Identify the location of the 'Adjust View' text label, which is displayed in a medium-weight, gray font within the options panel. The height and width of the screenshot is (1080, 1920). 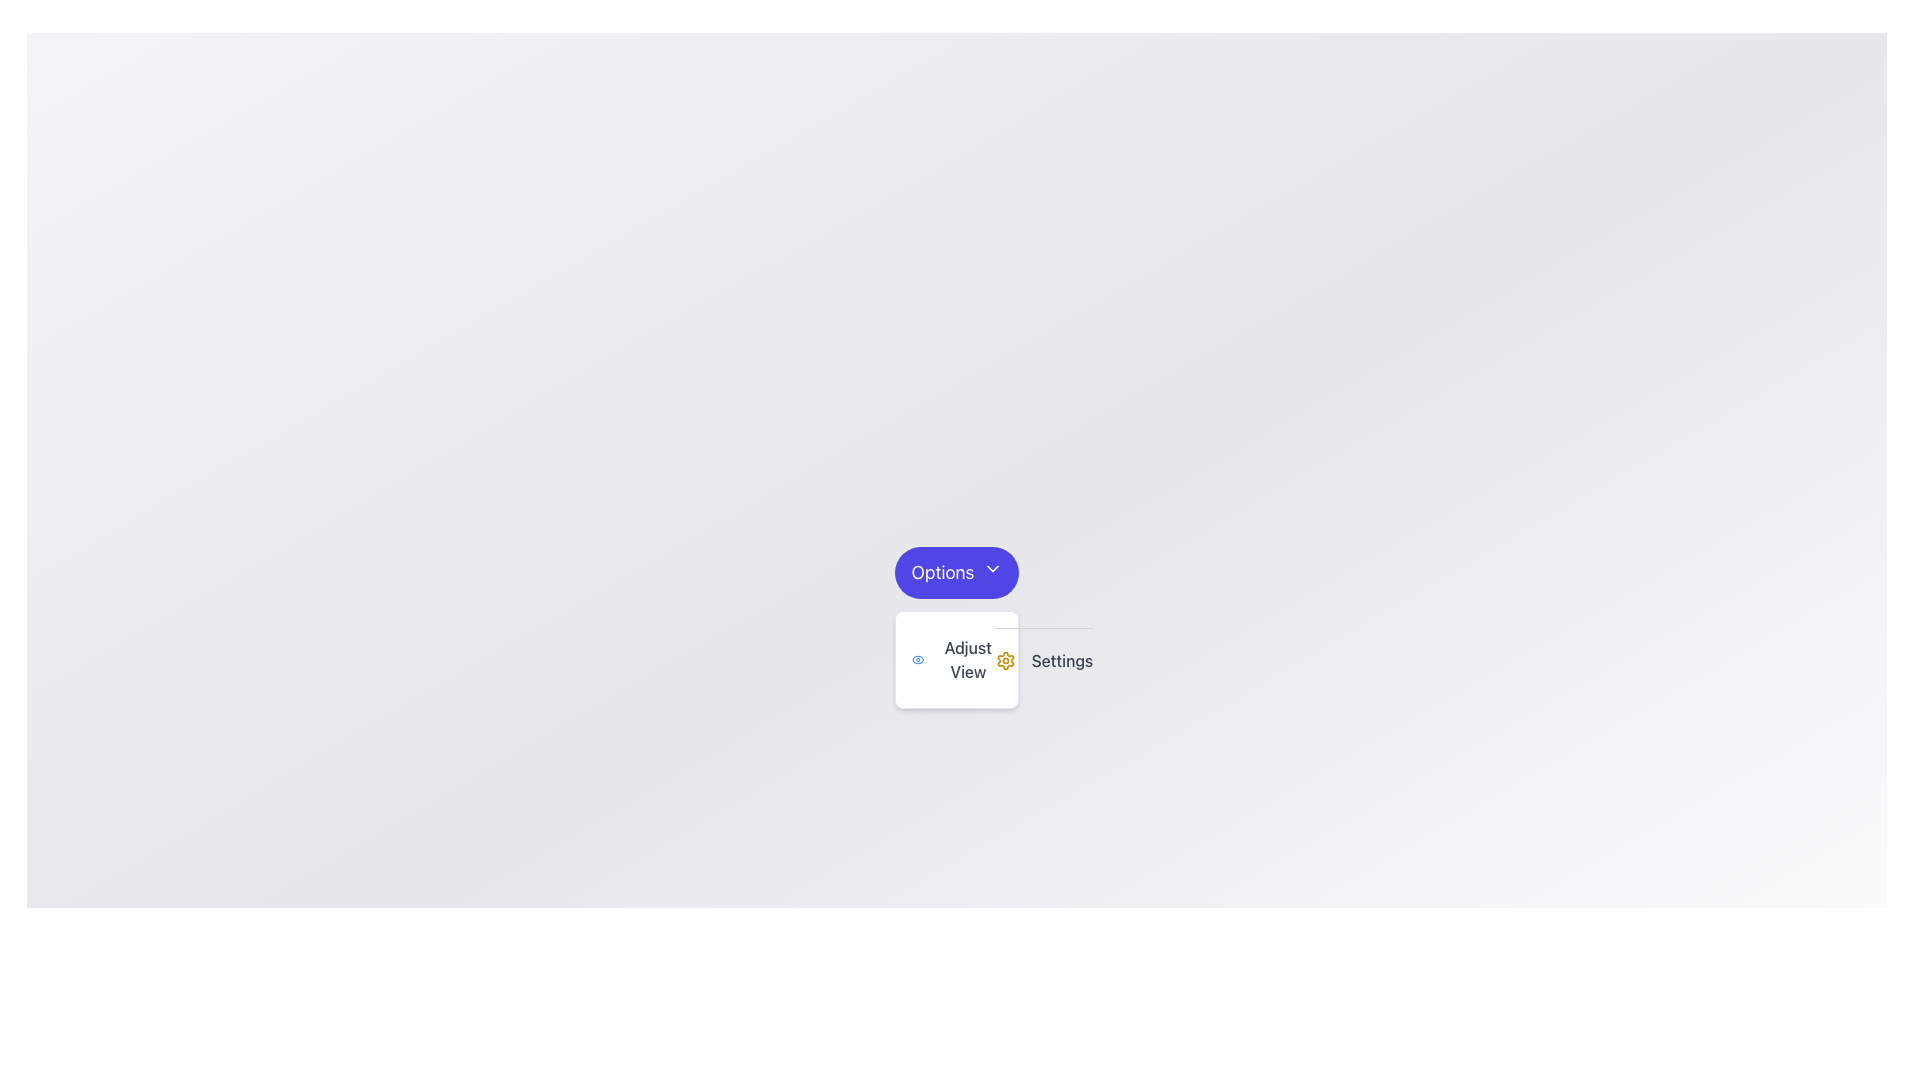
(968, 659).